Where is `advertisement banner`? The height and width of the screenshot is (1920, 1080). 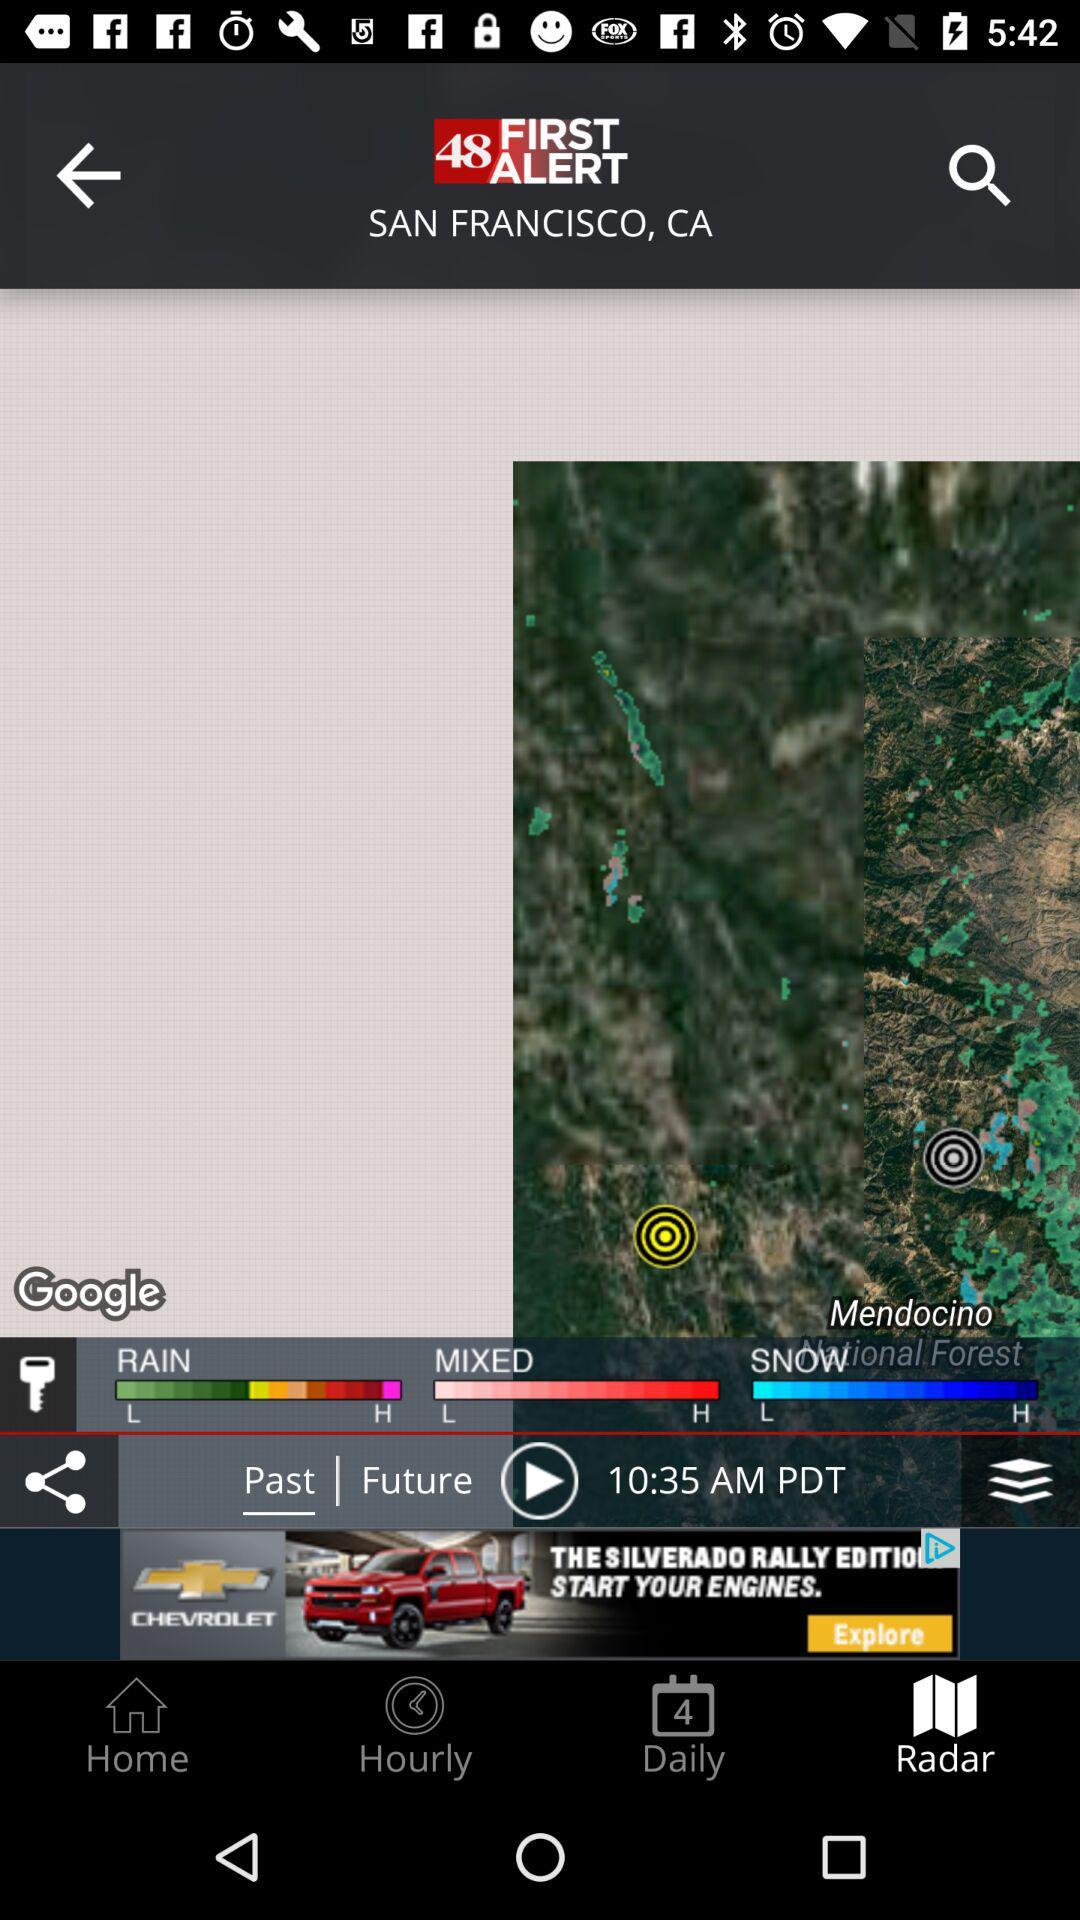 advertisement banner is located at coordinates (540, 1593).